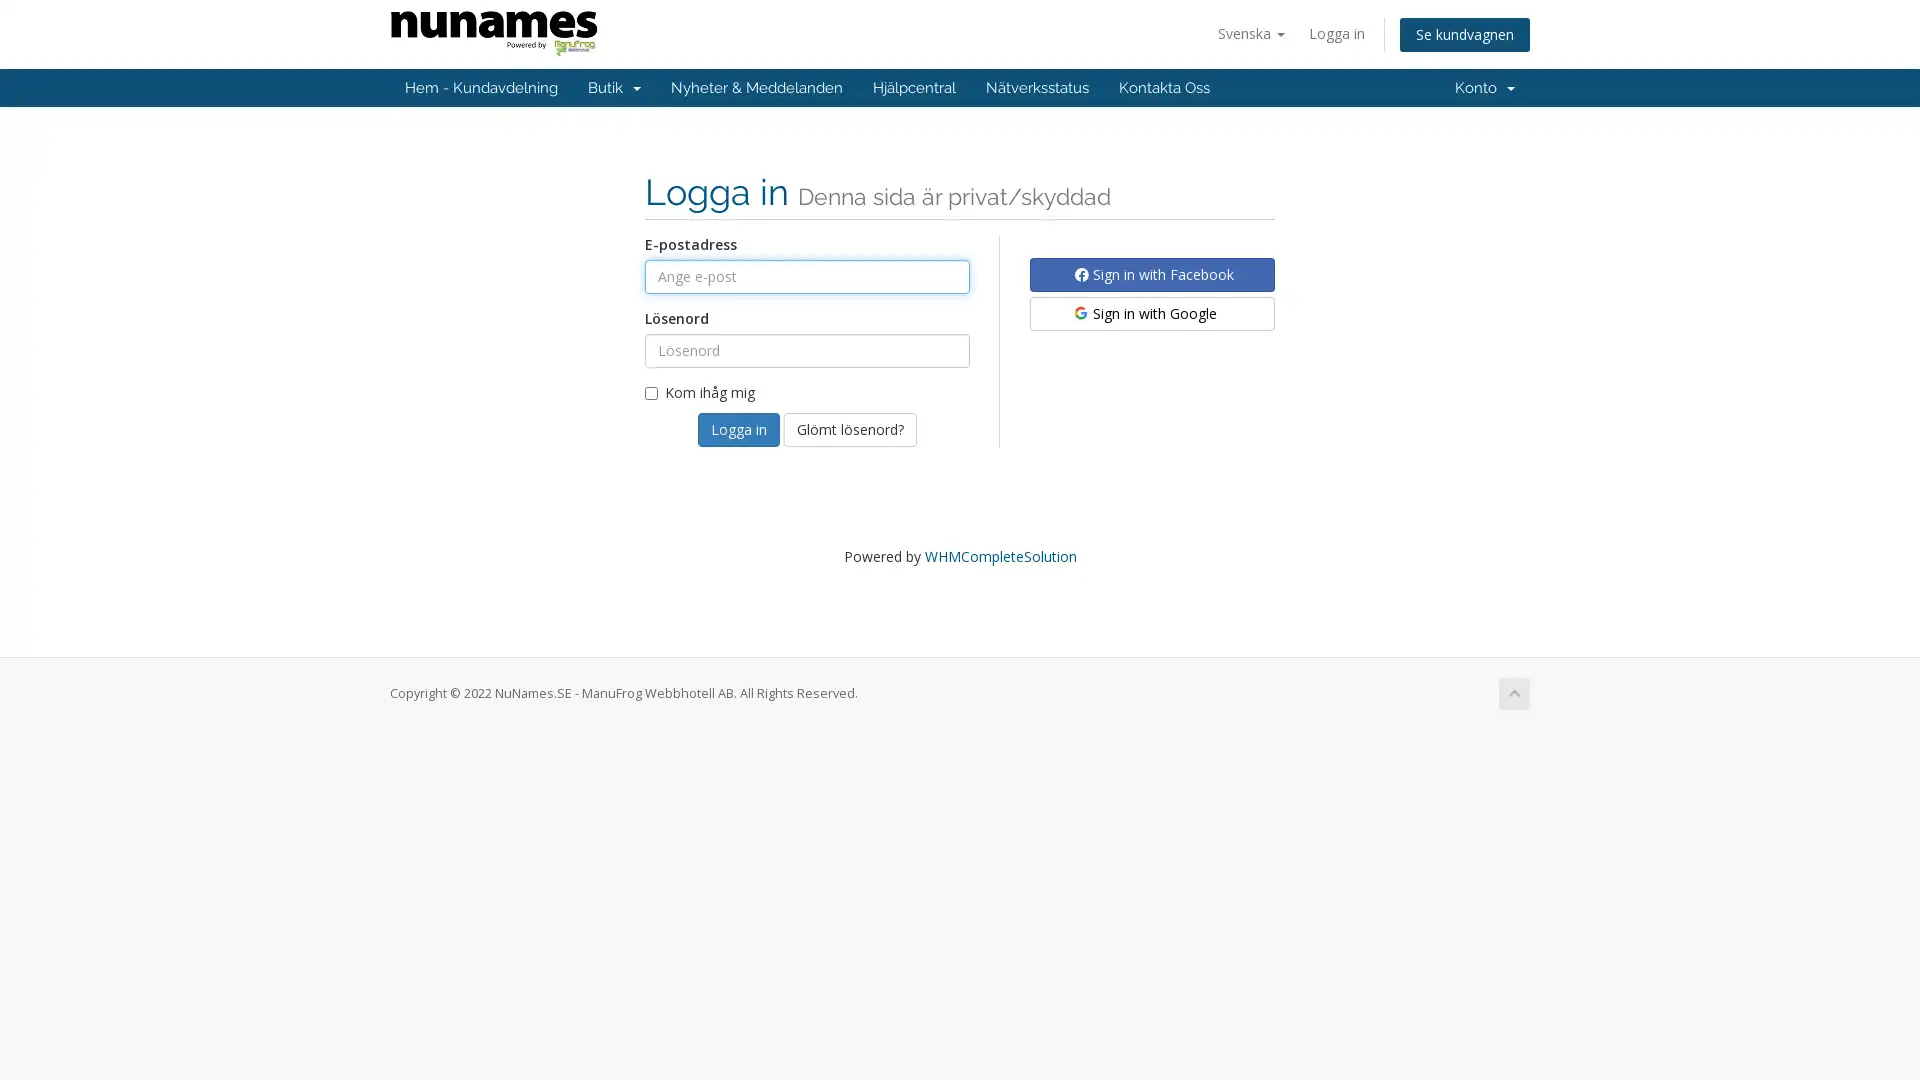 The width and height of the screenshot is (1920, 1080). Describe the element at coordinates (1152, 273) in the screenshot. I see `Sign in with Facebook` at that location.